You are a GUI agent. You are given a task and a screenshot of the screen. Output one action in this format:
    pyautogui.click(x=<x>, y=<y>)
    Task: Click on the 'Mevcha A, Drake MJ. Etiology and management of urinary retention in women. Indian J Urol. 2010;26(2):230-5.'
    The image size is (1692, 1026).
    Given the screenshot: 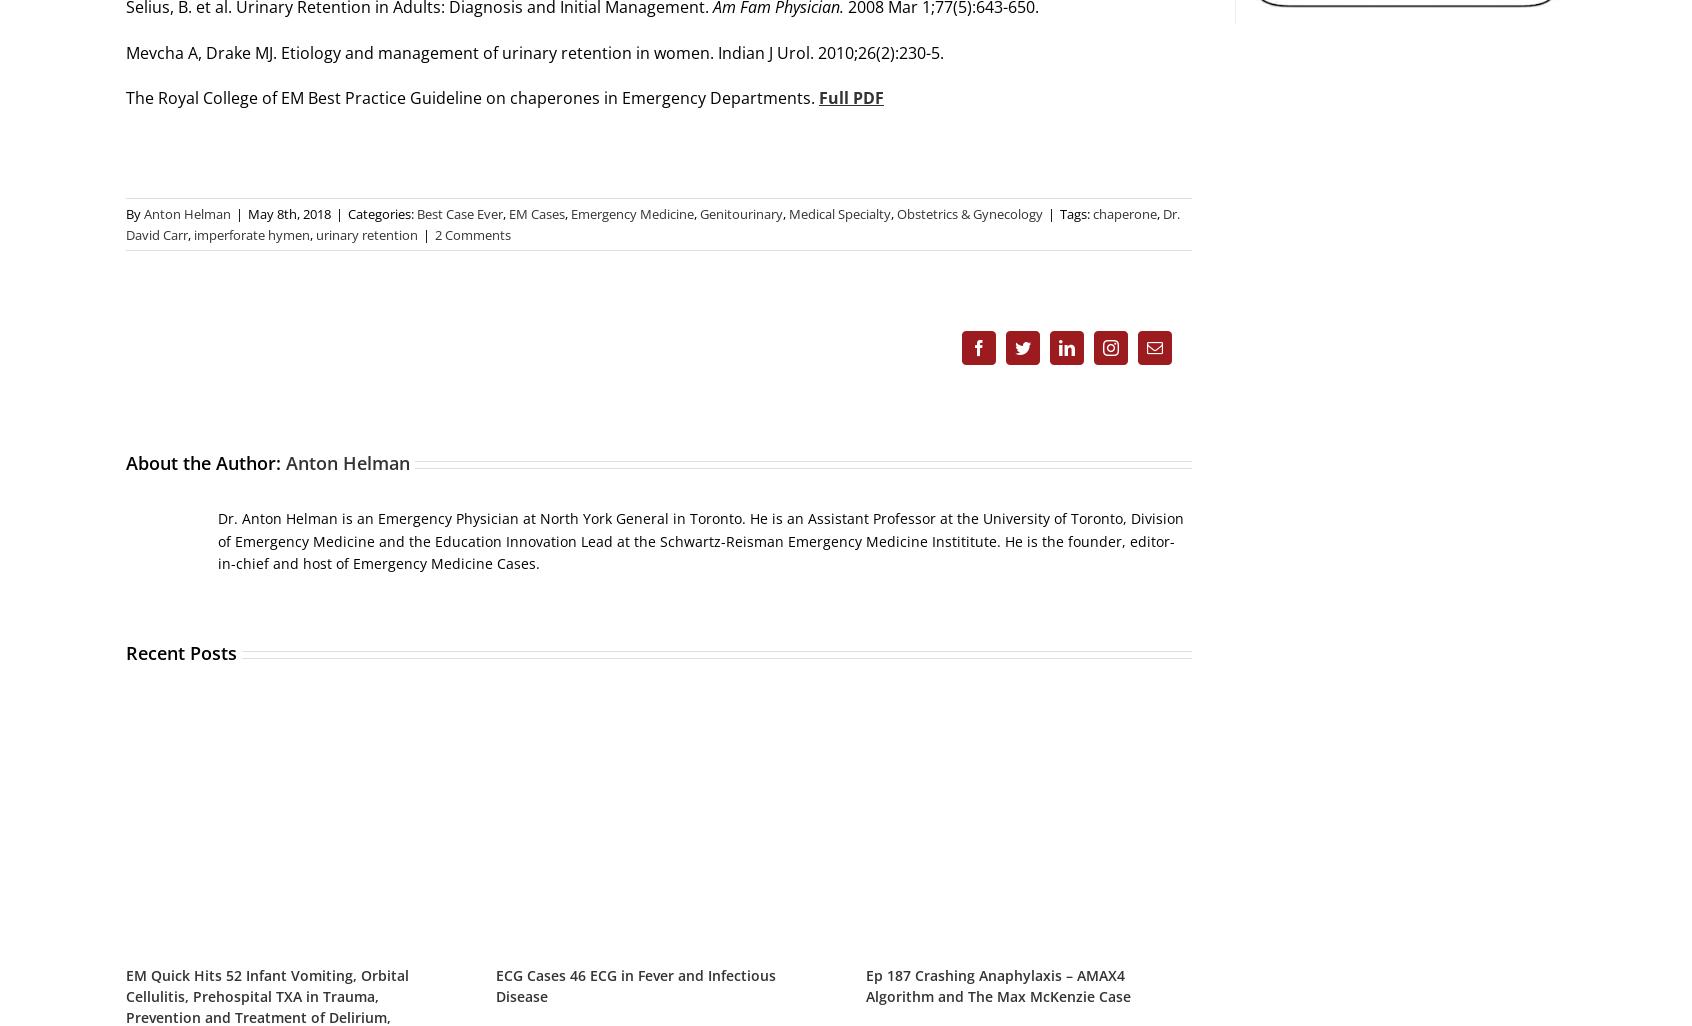 What is the action you would take?
    pyautogui.click(x=535, y=52)
    